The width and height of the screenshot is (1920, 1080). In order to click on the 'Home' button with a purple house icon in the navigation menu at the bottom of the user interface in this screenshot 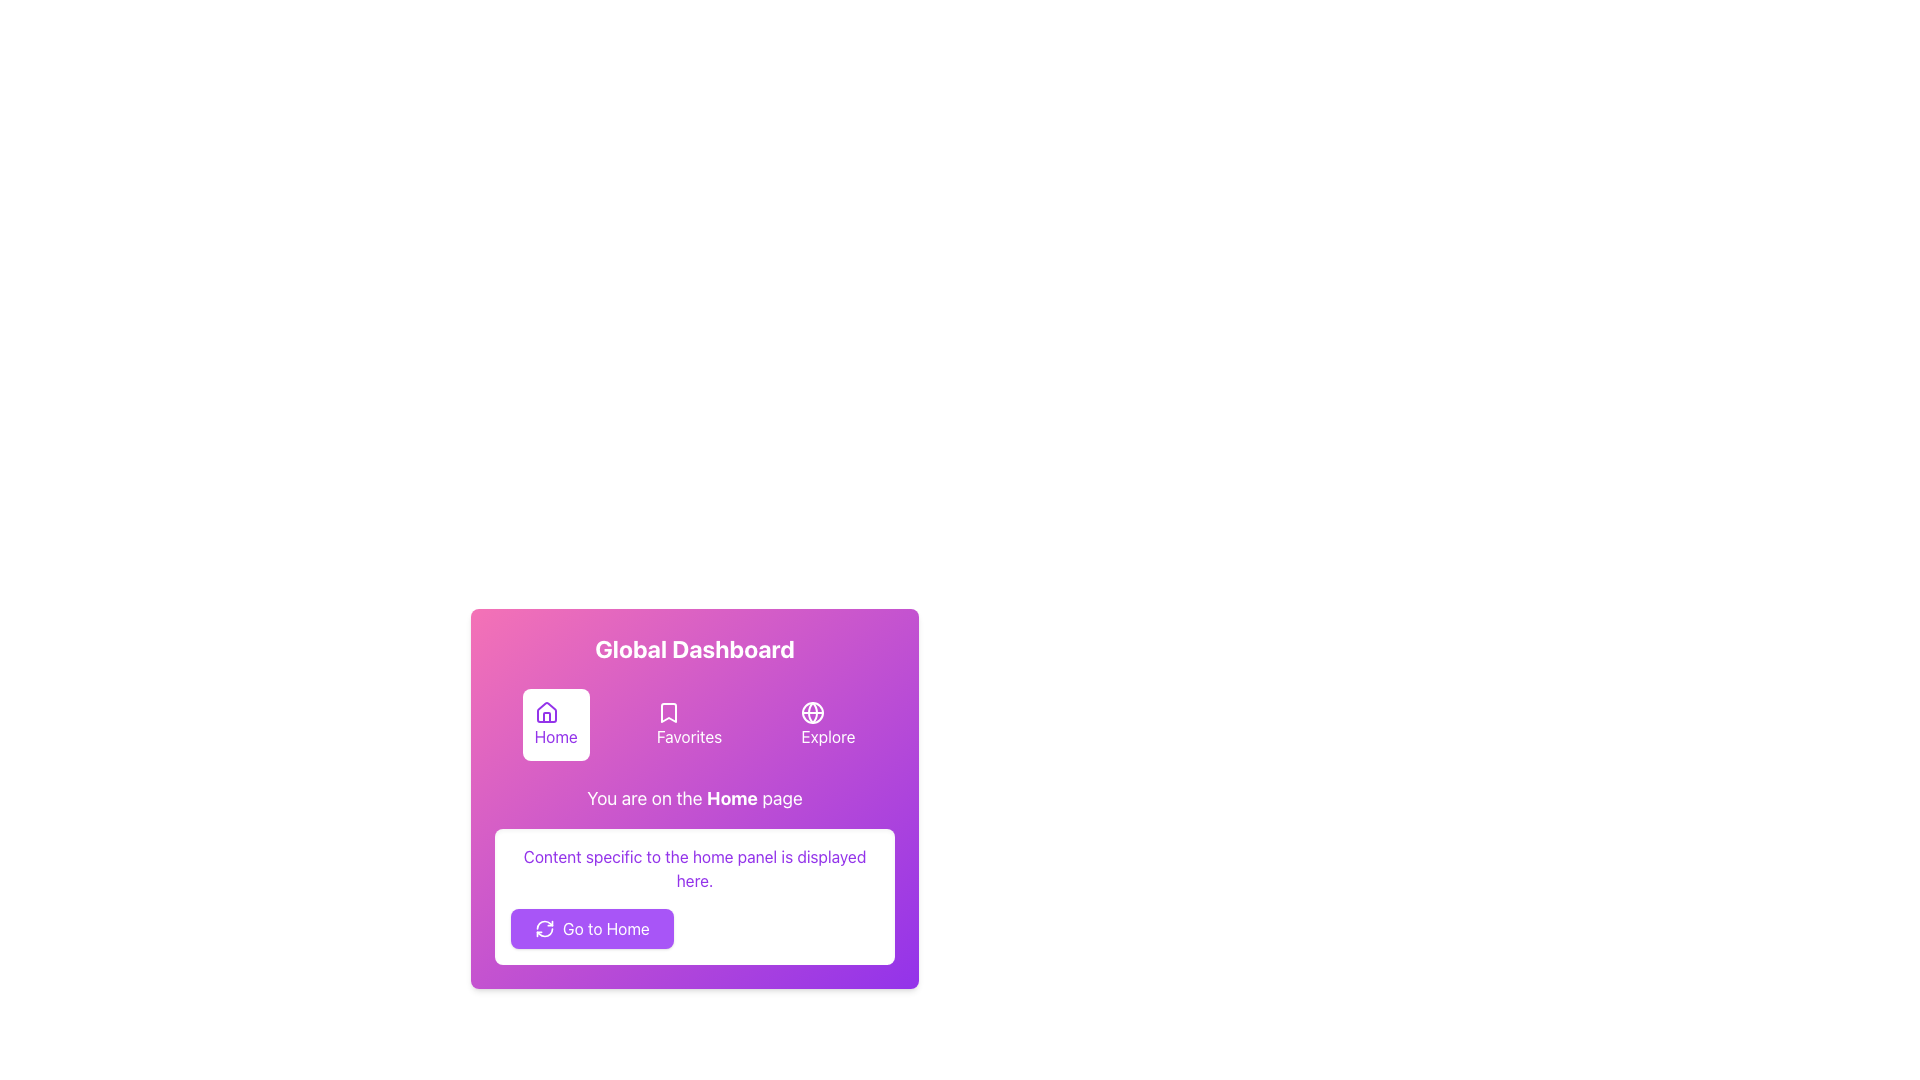, I will do `click(556, 725)`.